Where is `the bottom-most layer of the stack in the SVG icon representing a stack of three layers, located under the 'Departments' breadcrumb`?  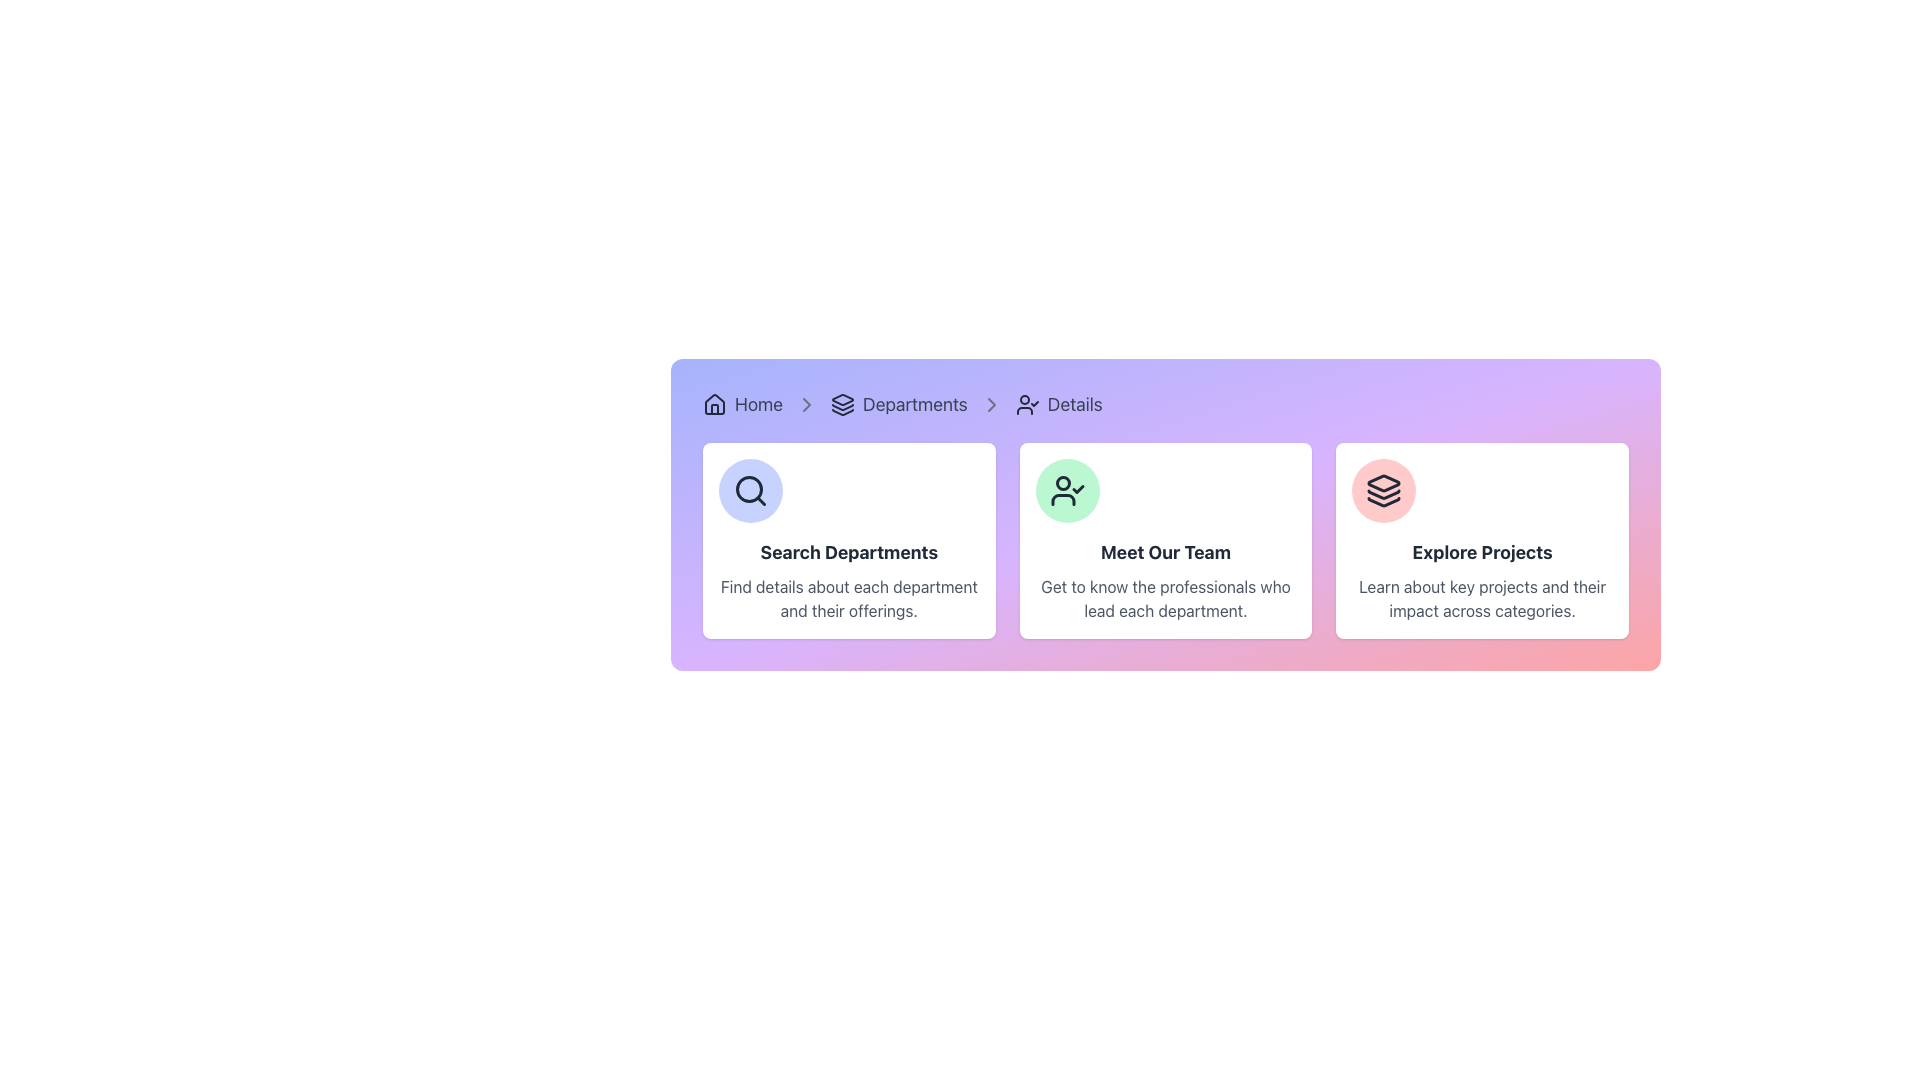
the bottom-most layer of the stack in the SVG icon representing a stack of three layers, located under the 'Departments' breadcrumb is located at coordinates (843, 411).